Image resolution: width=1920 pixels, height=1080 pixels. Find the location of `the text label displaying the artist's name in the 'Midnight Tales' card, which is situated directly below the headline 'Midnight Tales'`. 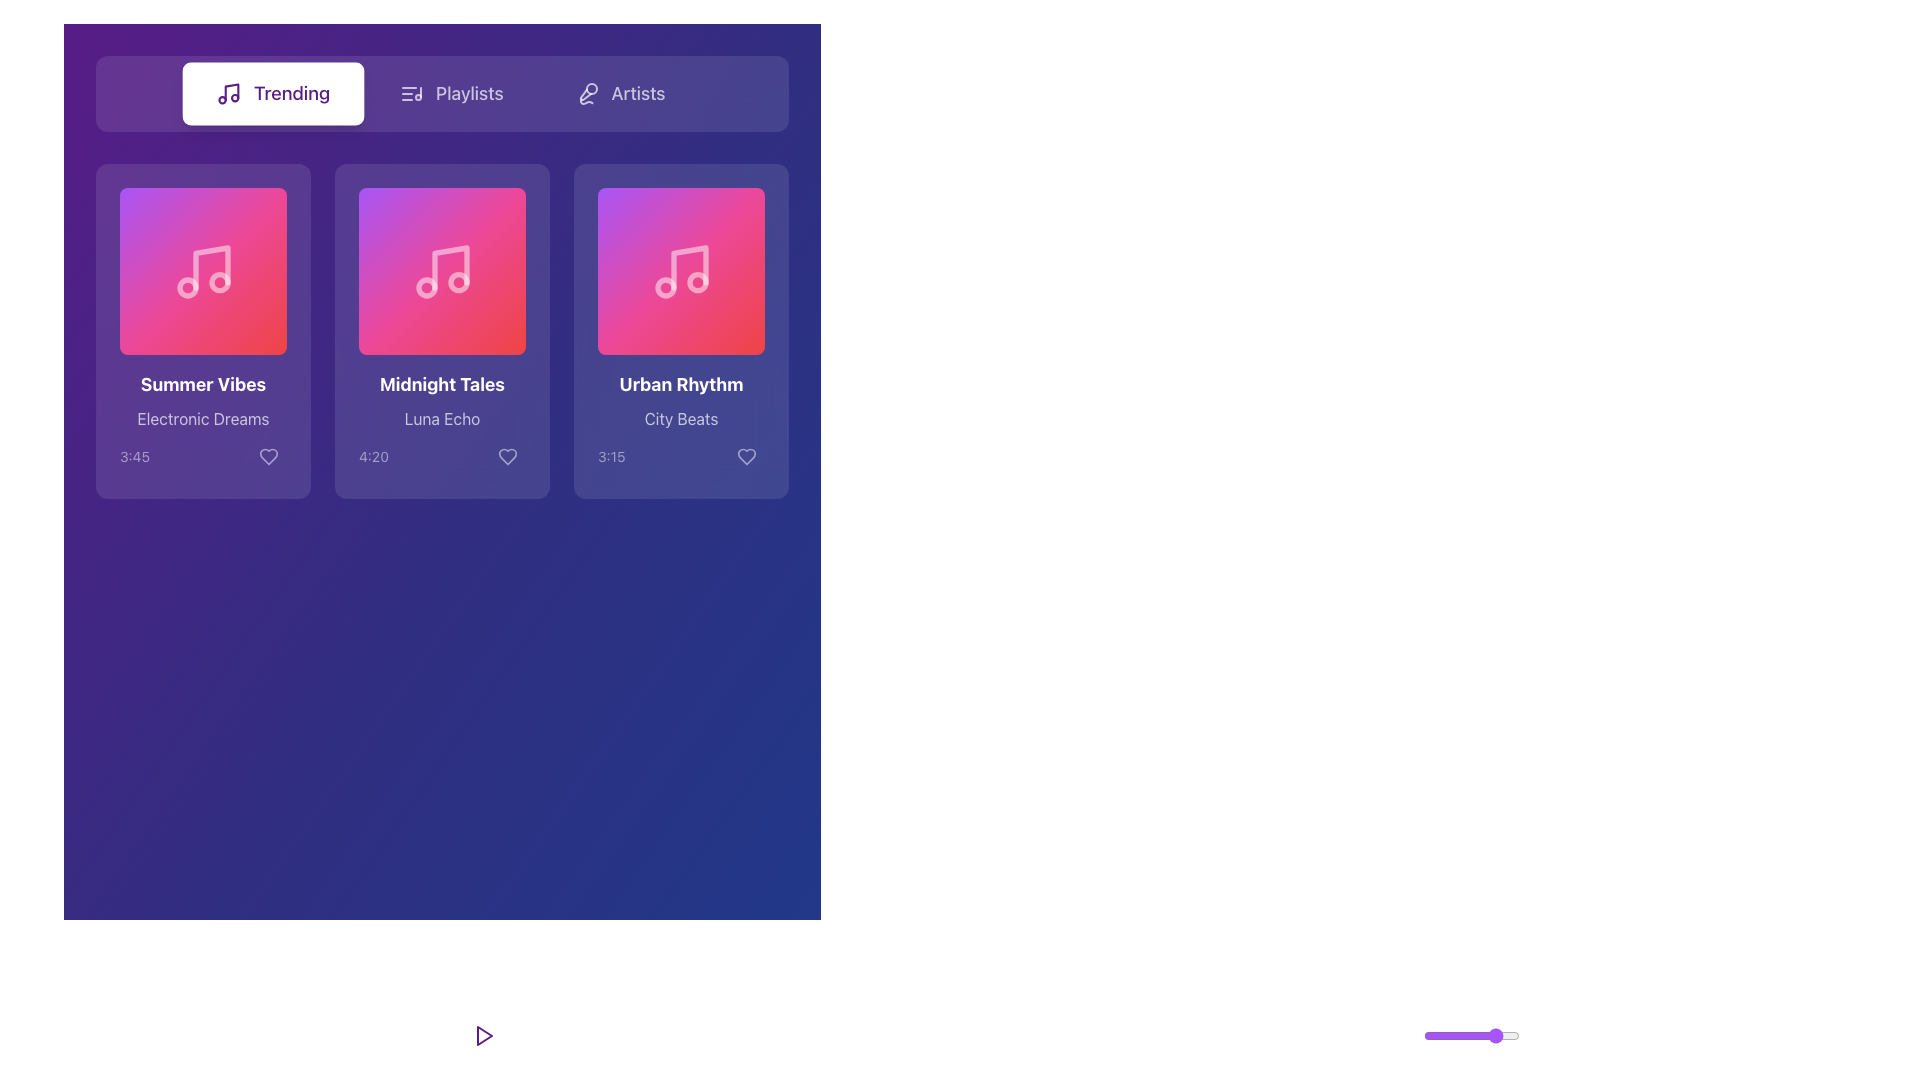

the text label displaying the artist's name in the 'Midnight Tales' card, which is situated directly below the headline 'Midnight Tales' is located at coordinates (441, 422).